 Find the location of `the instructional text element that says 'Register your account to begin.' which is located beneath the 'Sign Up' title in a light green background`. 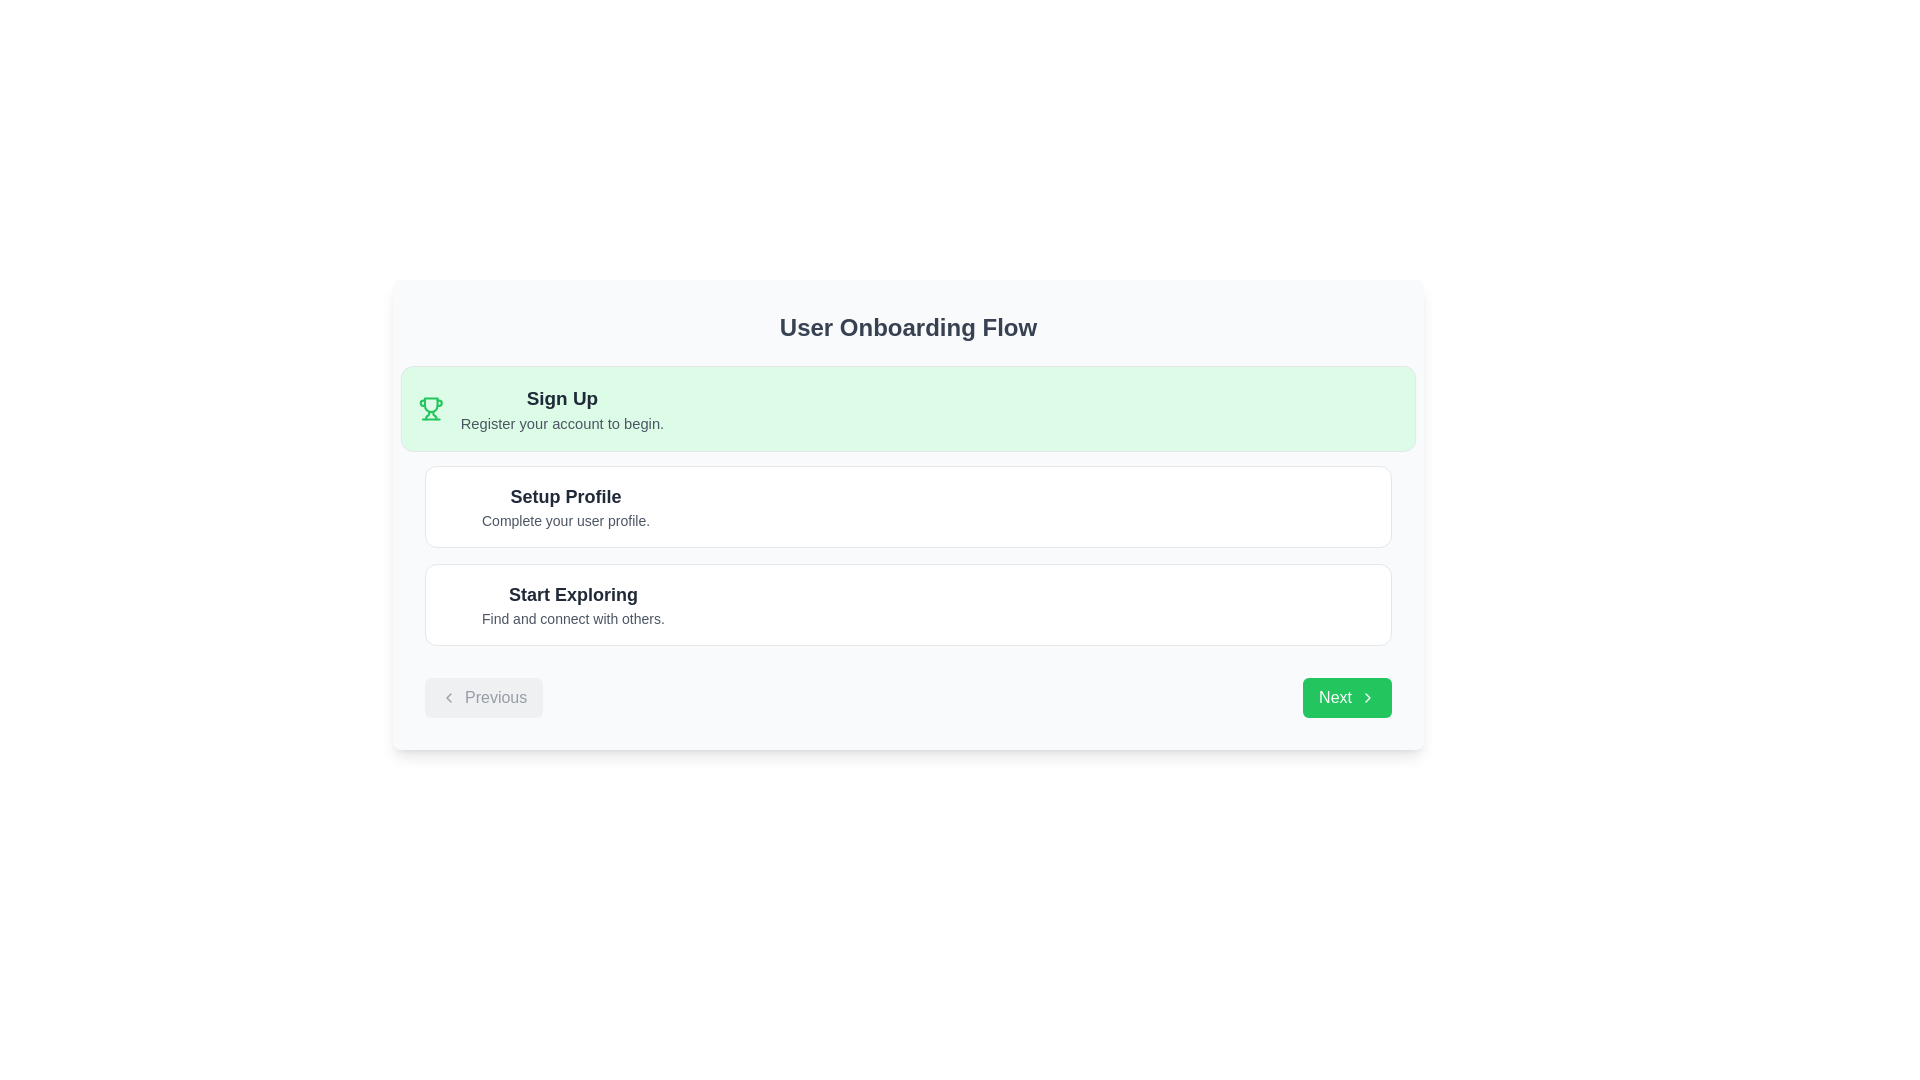

the instructional text element that says 'Register your account to begin.' which is located beneath the 'Sign Up' title in a light green background is located at coordinates (561, 422).